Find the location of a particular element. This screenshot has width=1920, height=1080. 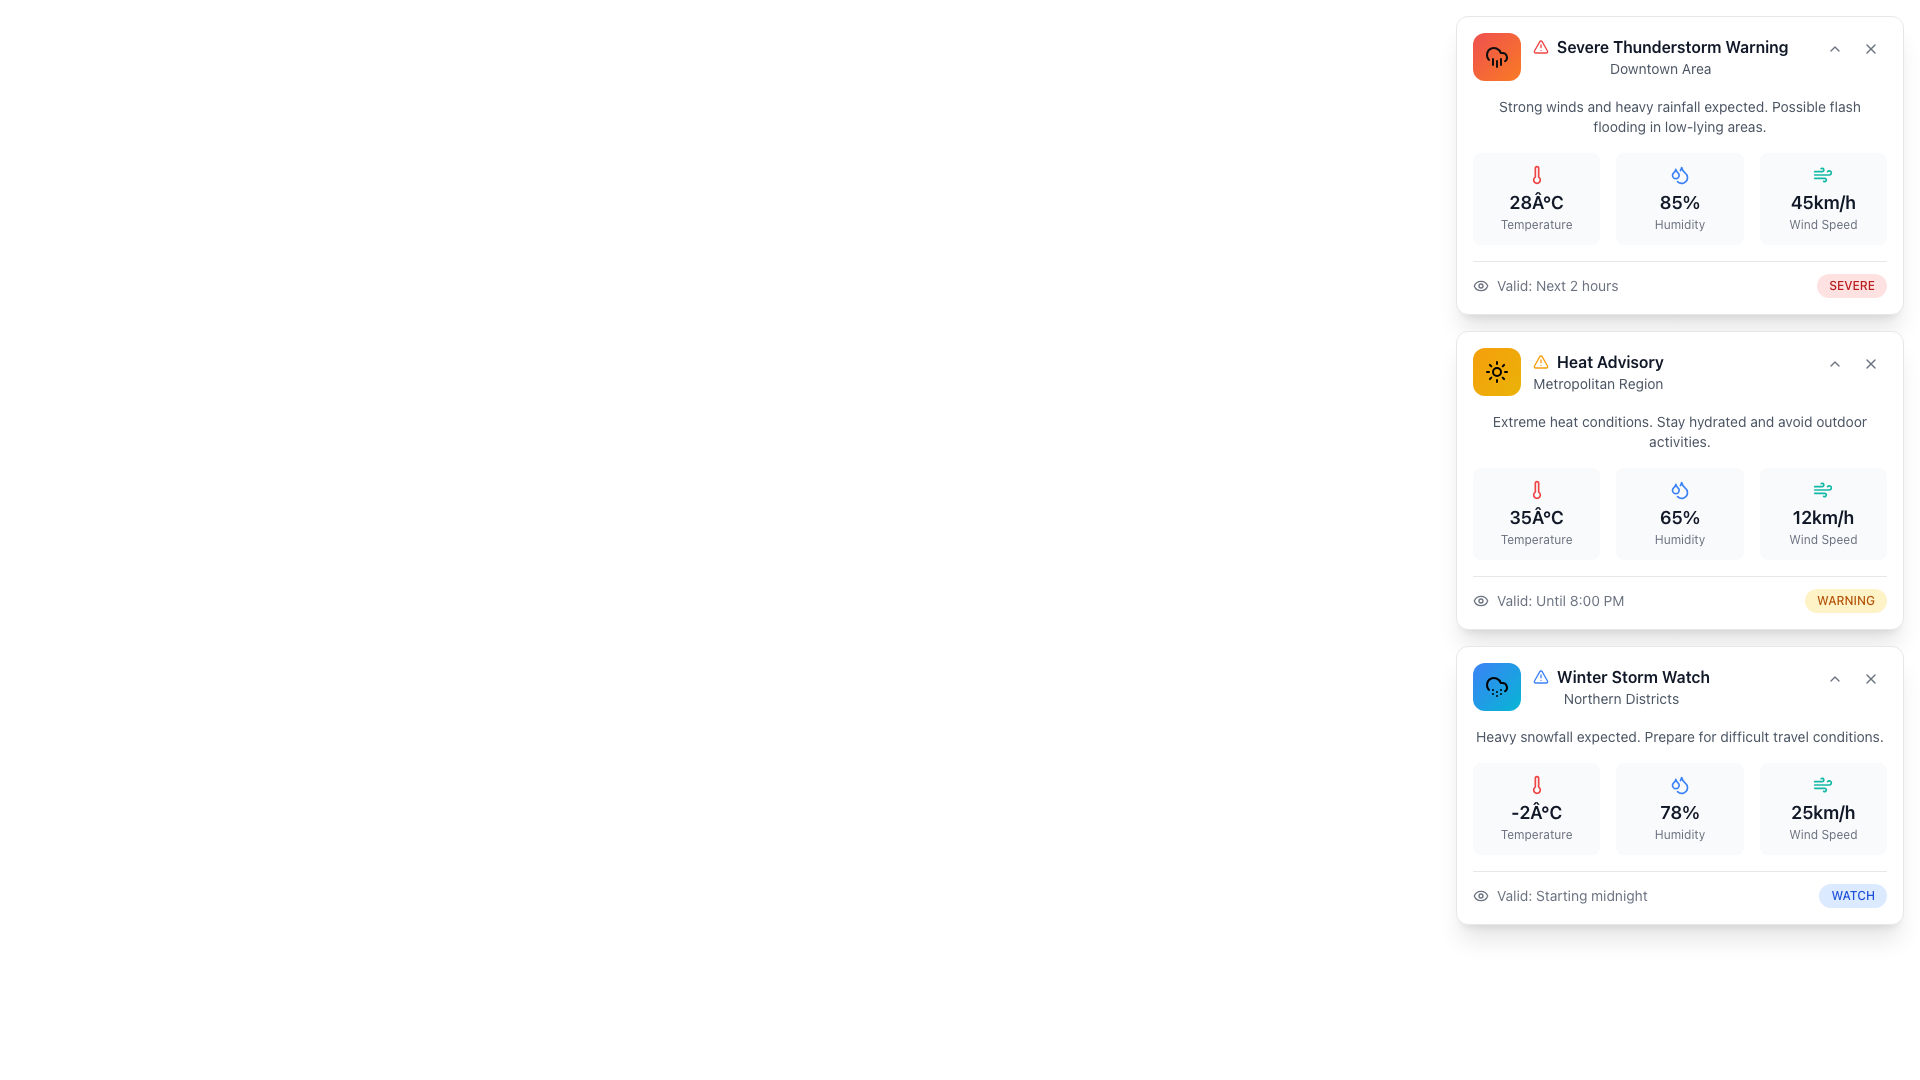

text label that describes the humidity level, located in the lower portion of the third card in the right-aligned column of weather warnings, just below the '78%' value is located at coordinates (1680, 834).